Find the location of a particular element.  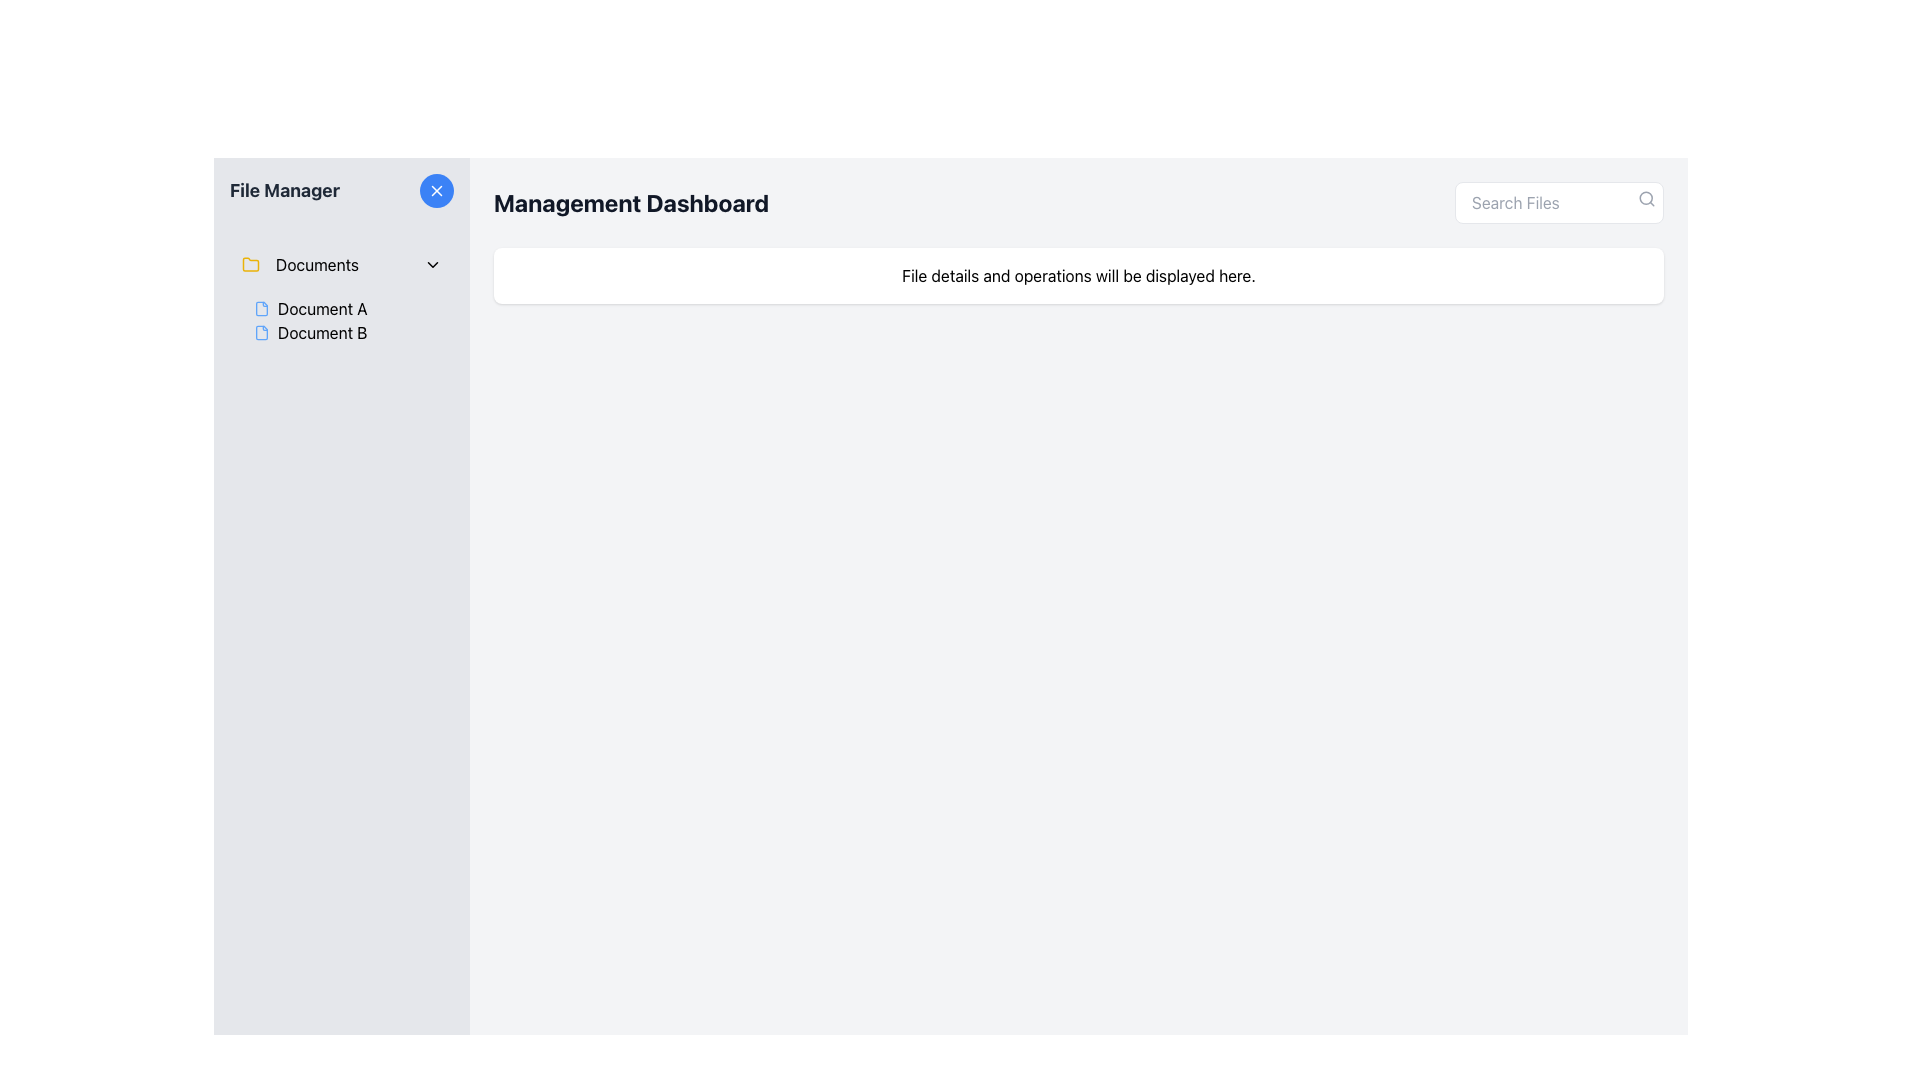

the Navigation item labeled 'Document A' in the File Manager sidebar is located at coordinates (354, 308).